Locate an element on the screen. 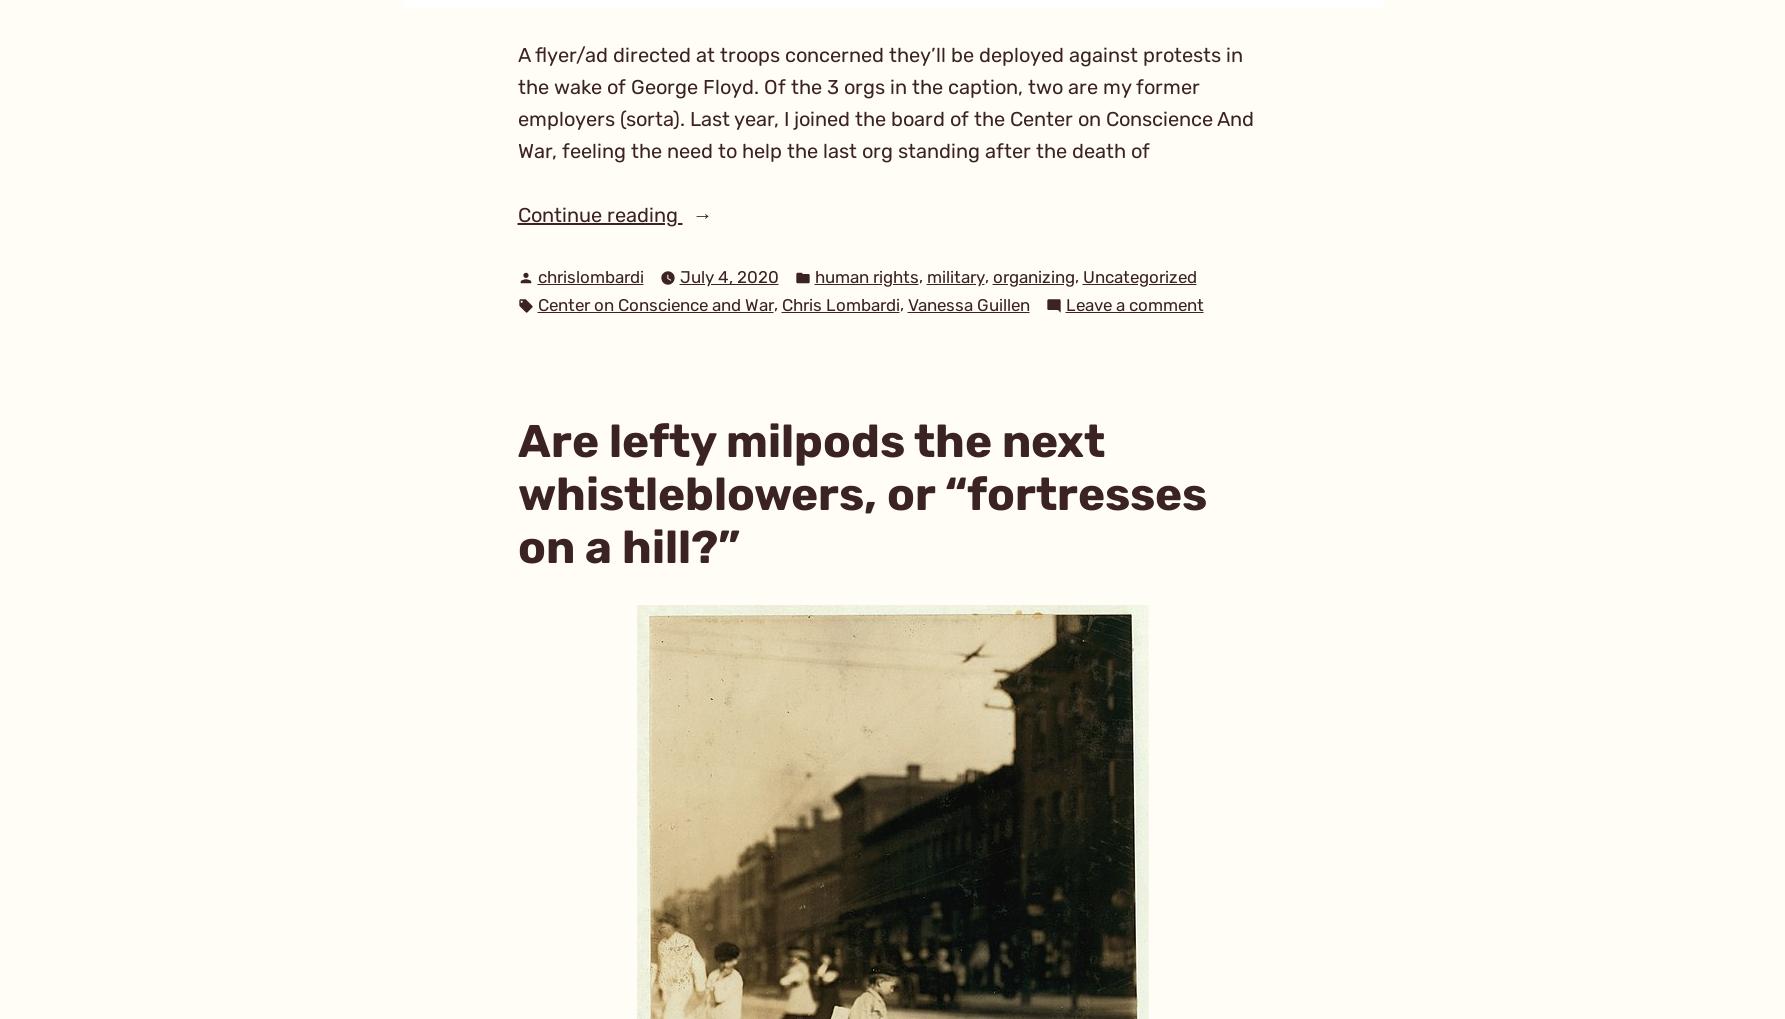 This screenshot has width=1785, height=1019. 'Center on Conscience and War' is located at coordinates (653, 303).